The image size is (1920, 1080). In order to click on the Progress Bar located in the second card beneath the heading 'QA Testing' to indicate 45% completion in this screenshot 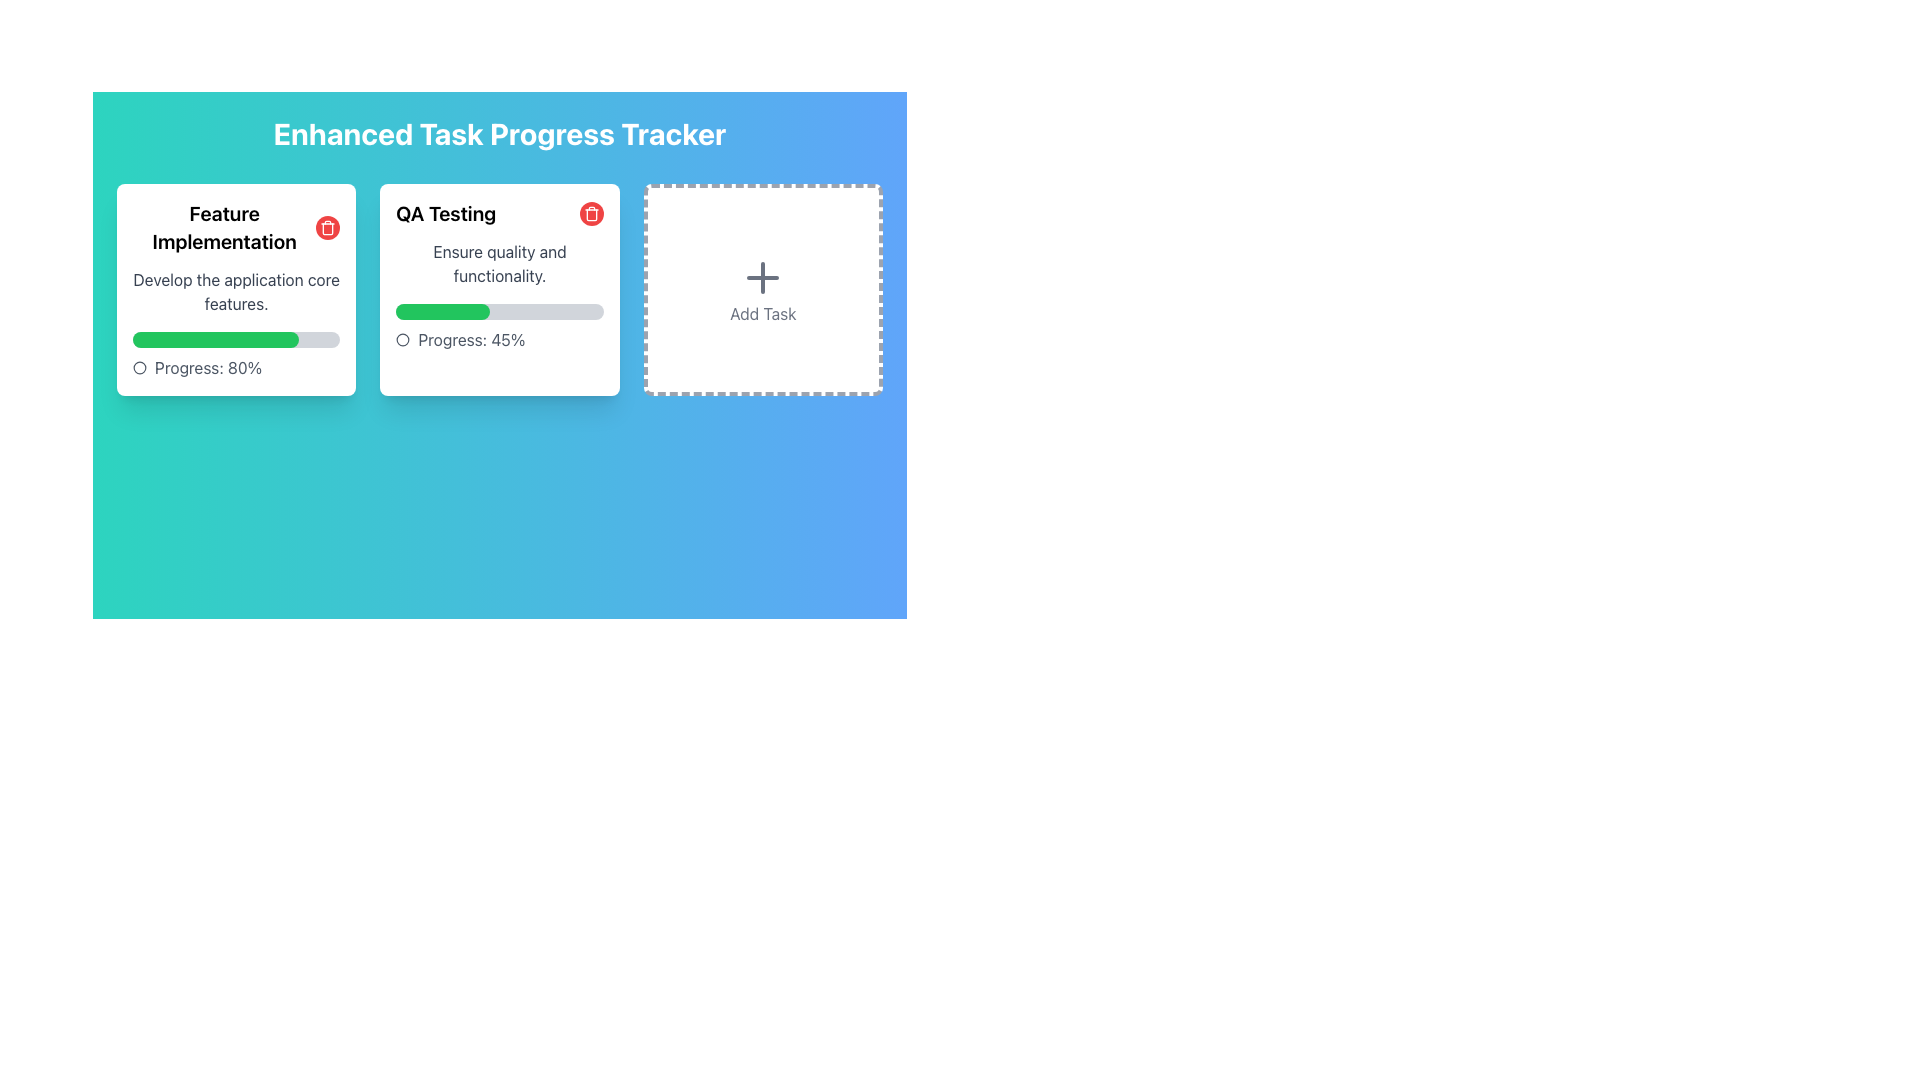, I will do `click(441, 312)`.